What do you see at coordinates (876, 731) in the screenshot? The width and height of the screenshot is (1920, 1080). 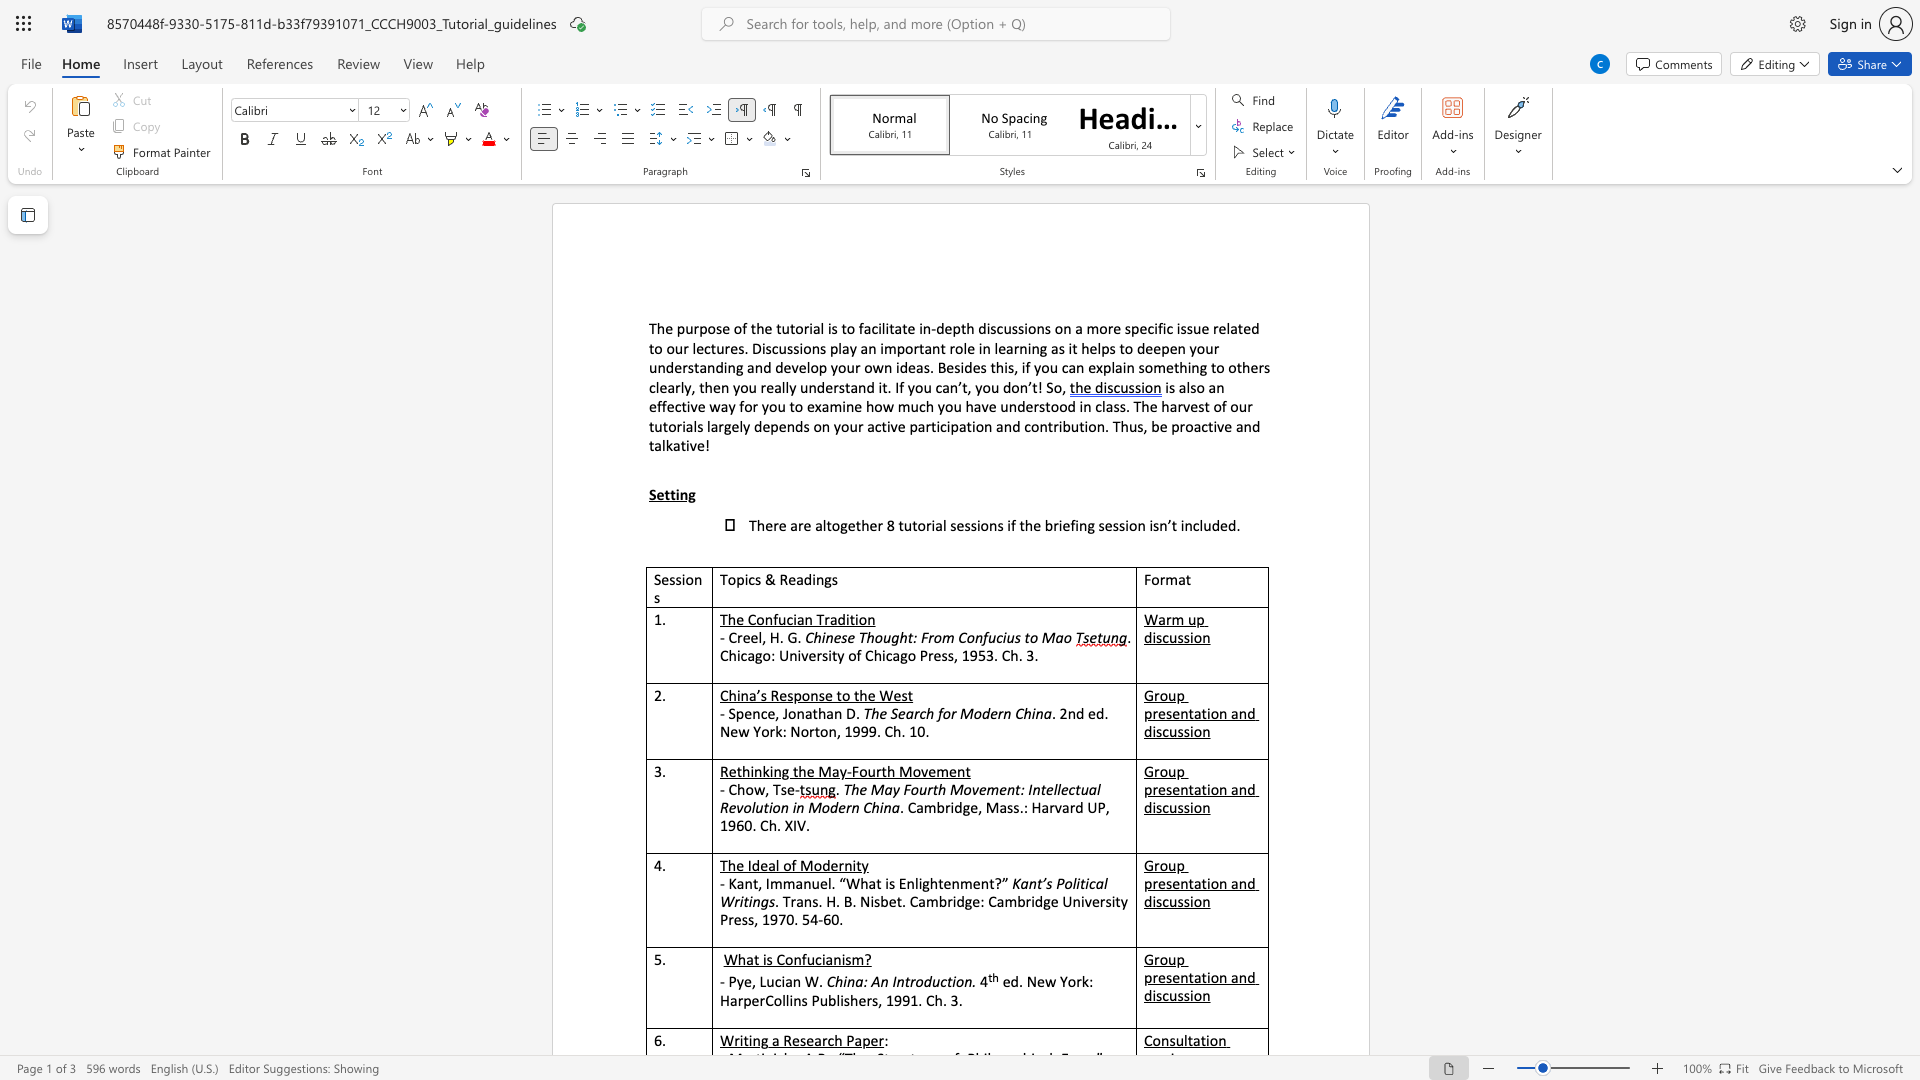 I see `the subset text ". Ch. 1" within the text ". 2nd ed. New York: Norton, 1999. Ch. 10."` at bounding box center [876, 731].